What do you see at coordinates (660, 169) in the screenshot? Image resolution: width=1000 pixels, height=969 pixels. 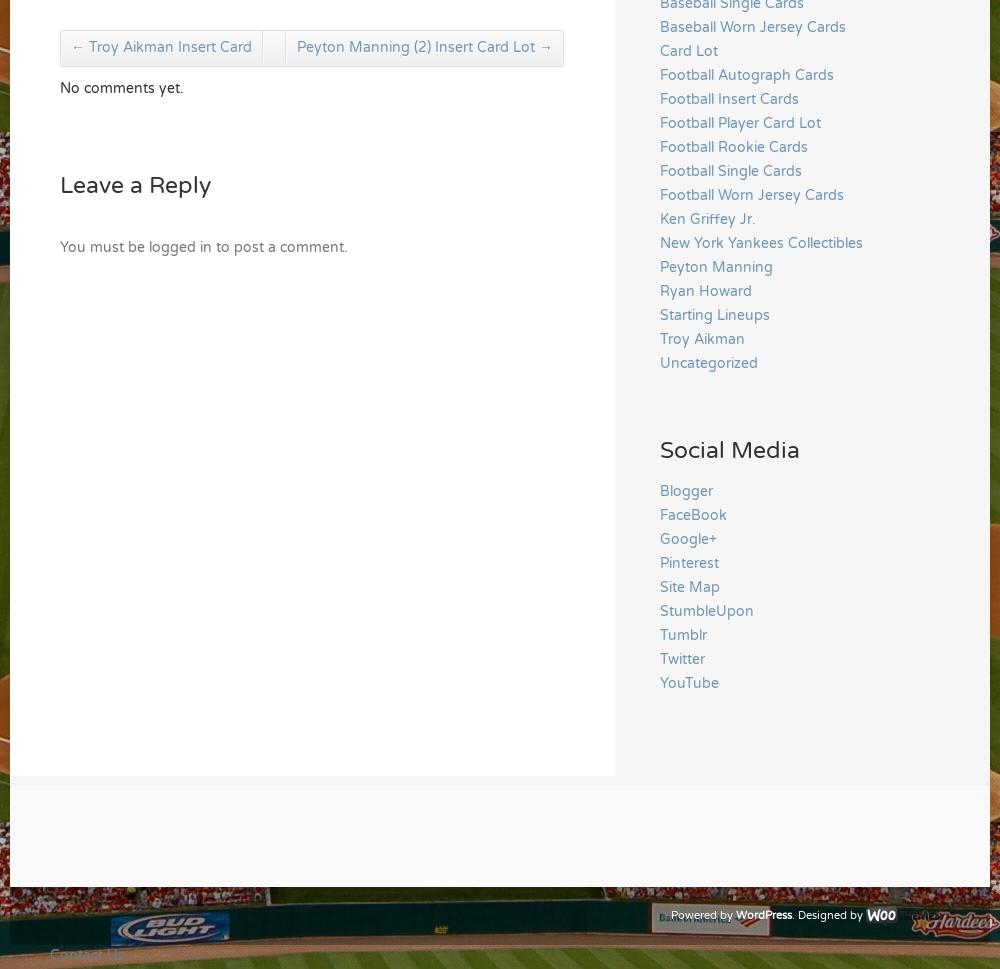 I see `'Football Single Cards'` at bounding box center [660, 169].